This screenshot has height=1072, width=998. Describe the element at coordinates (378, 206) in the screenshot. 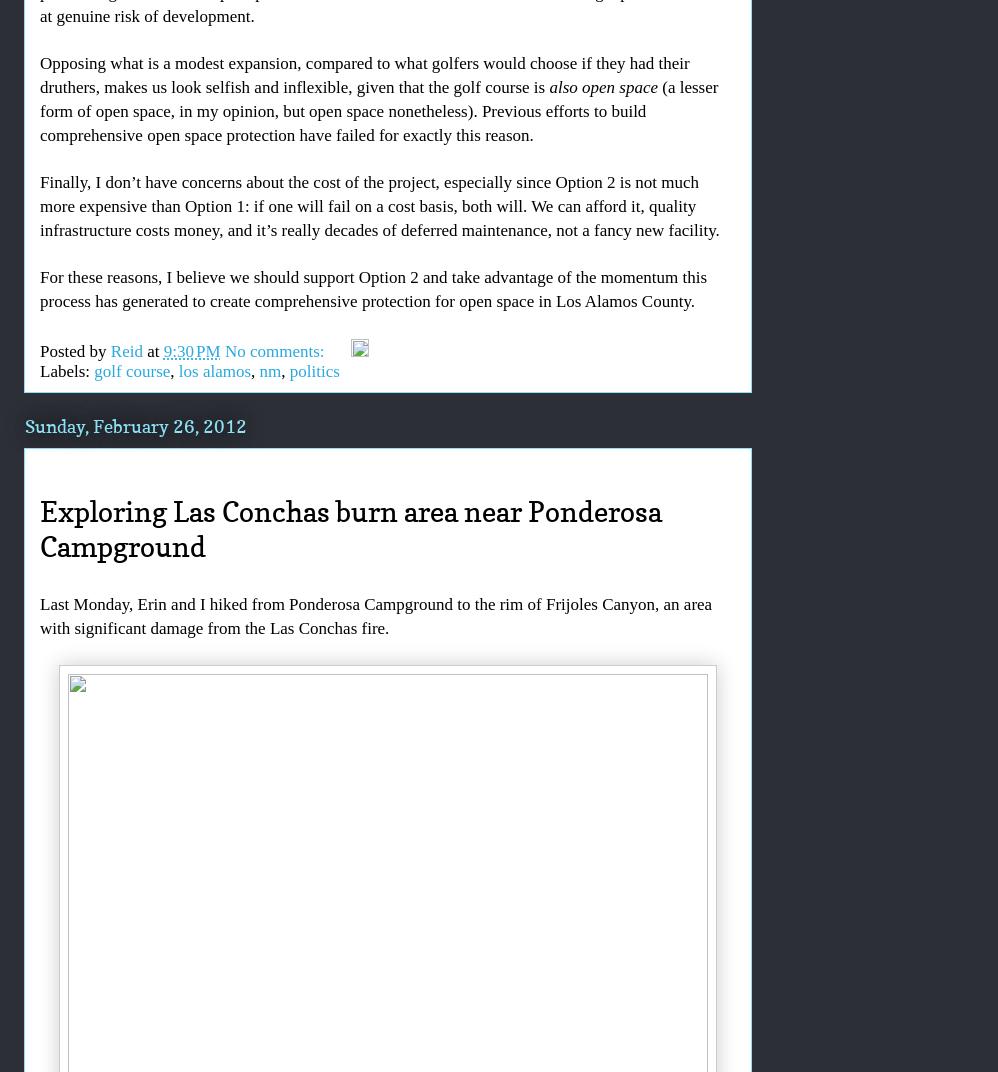

I see `'Finally, I don’t have concerns about the cost of the project, especially since Option 2 is not much more expensive than Option 1: if one will fail on a cost basis, both will. We can afford it, quality infrastructure costs money, and it’s really decades of deferred maintenance, not a fancy new facility.'` at that location.